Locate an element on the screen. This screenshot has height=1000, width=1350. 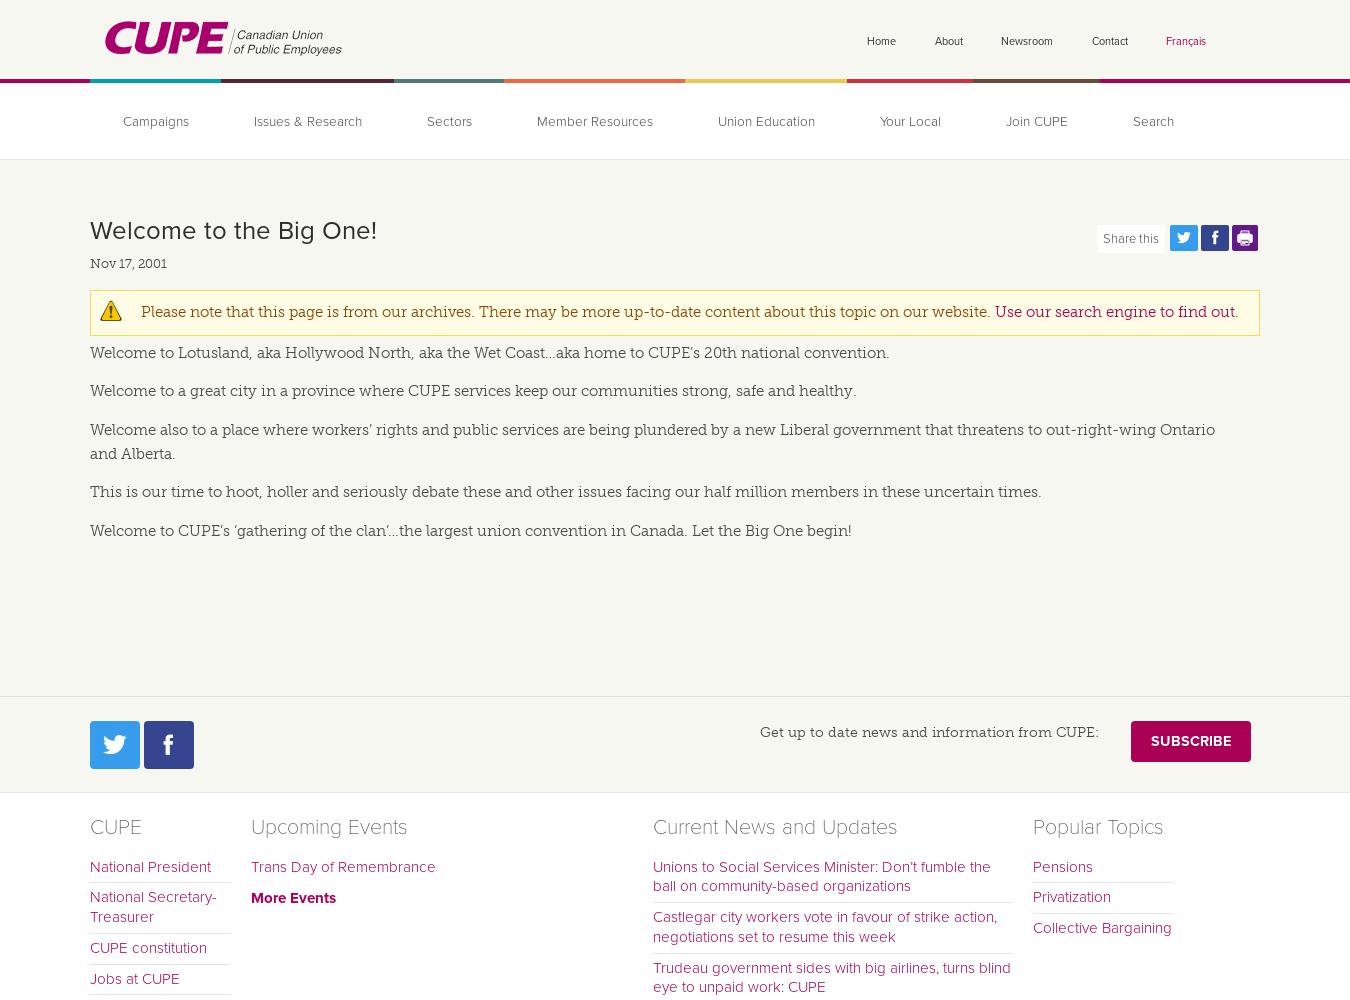
'Upcoming Events' is located at coordinates (328, 825).